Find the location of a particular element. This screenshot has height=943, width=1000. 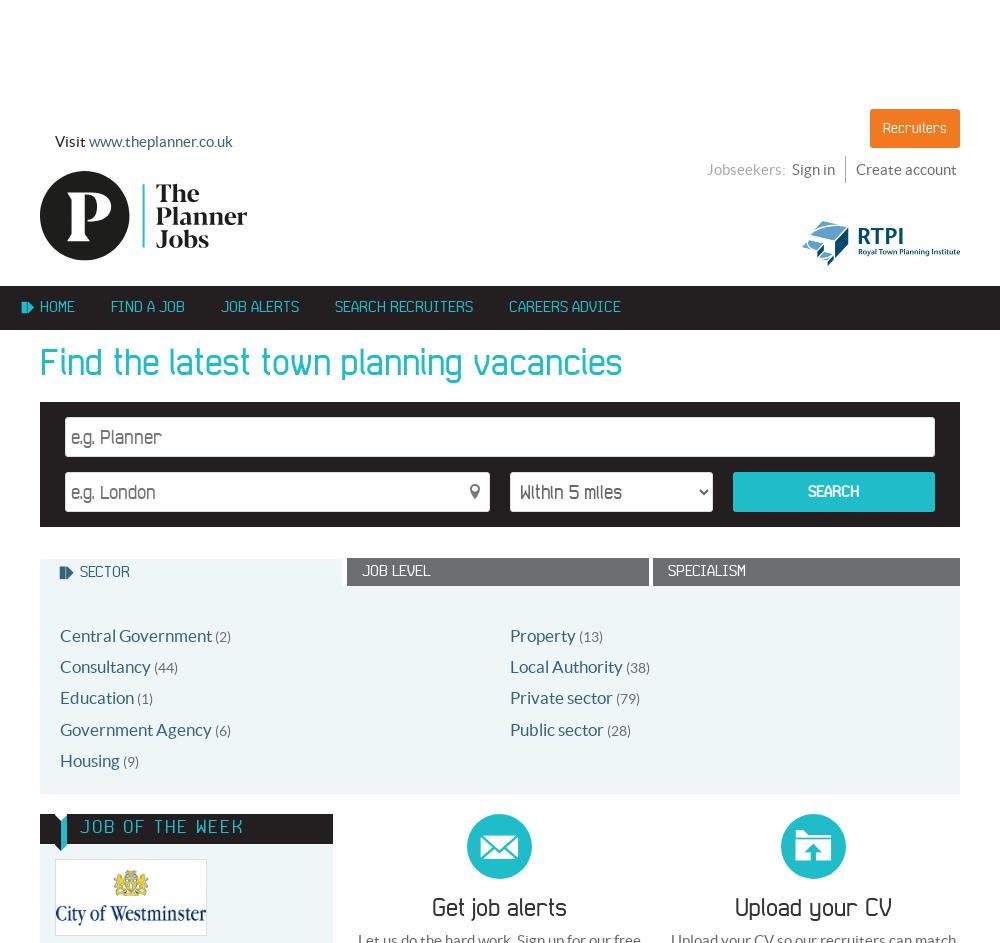

'Job Level' is located at coordinates (395, 570).